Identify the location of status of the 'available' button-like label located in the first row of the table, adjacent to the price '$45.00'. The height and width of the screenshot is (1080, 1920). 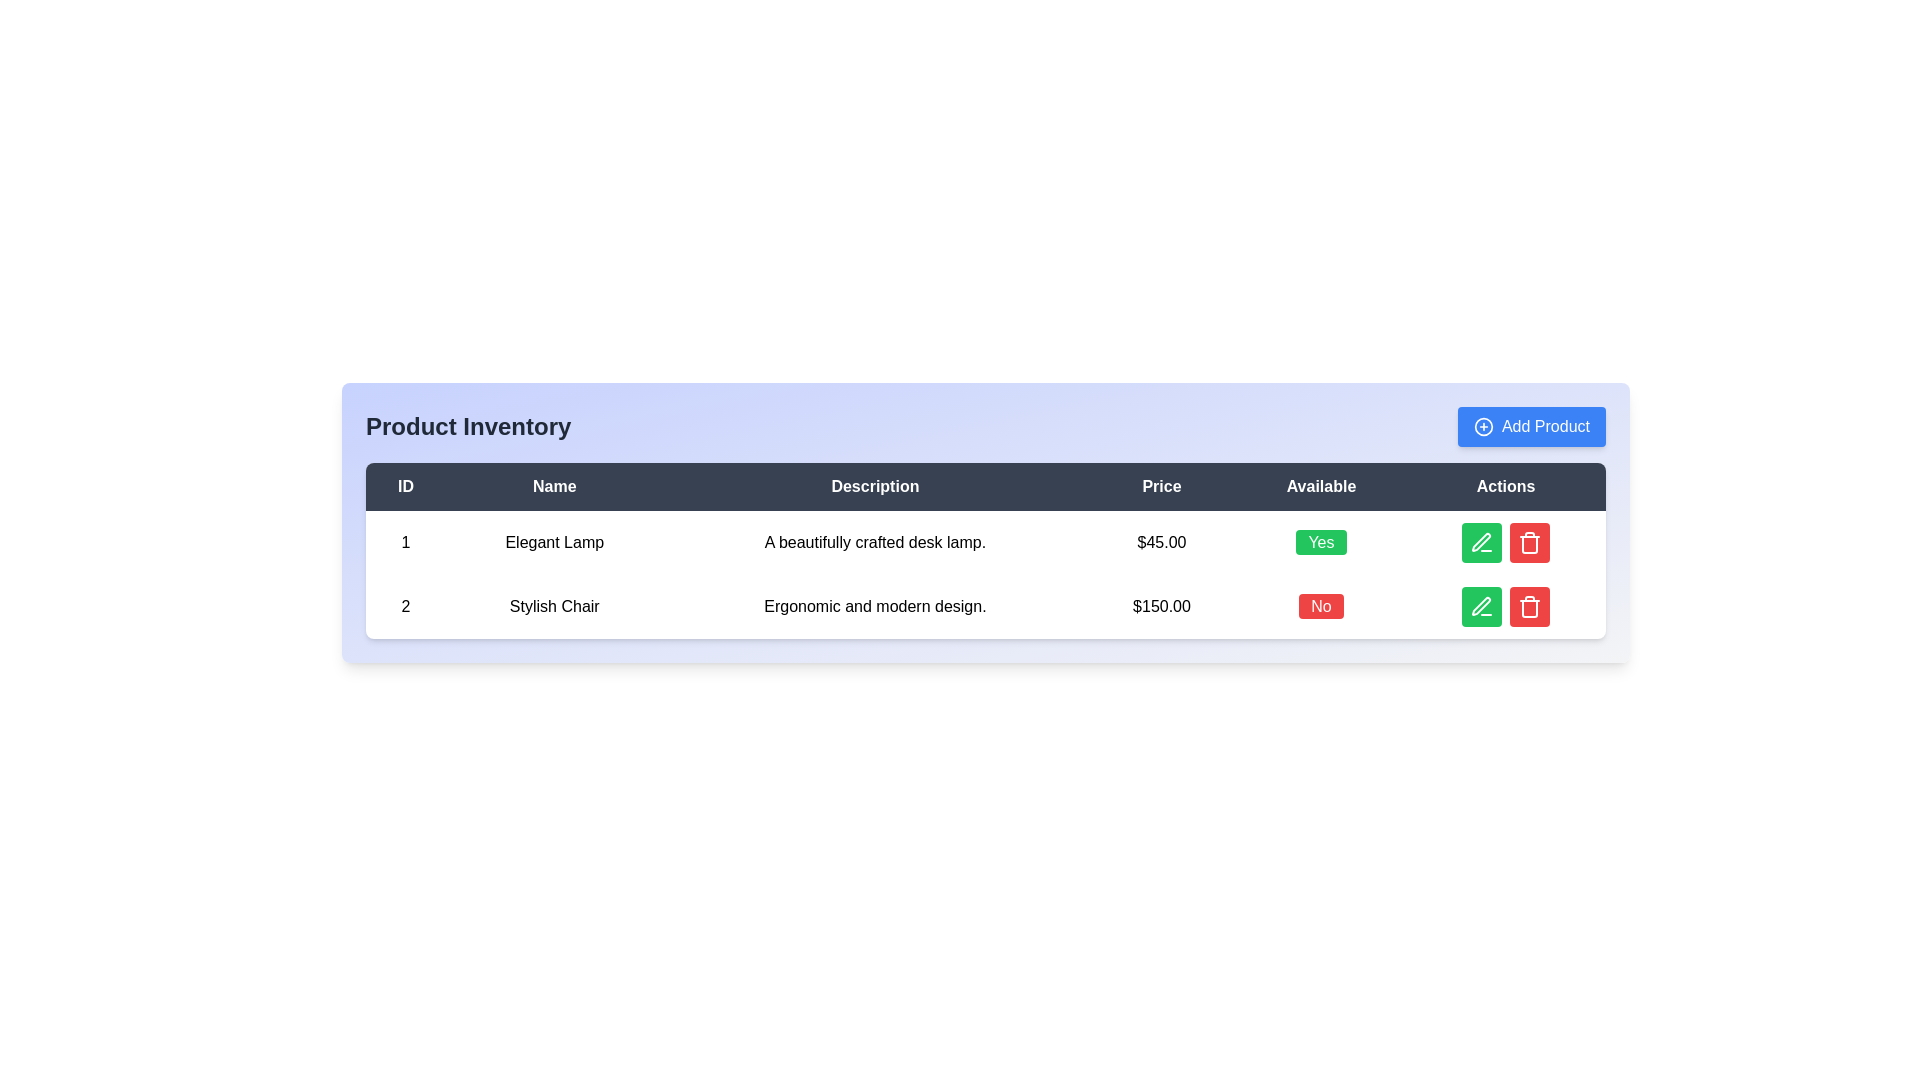
(1321, 543).